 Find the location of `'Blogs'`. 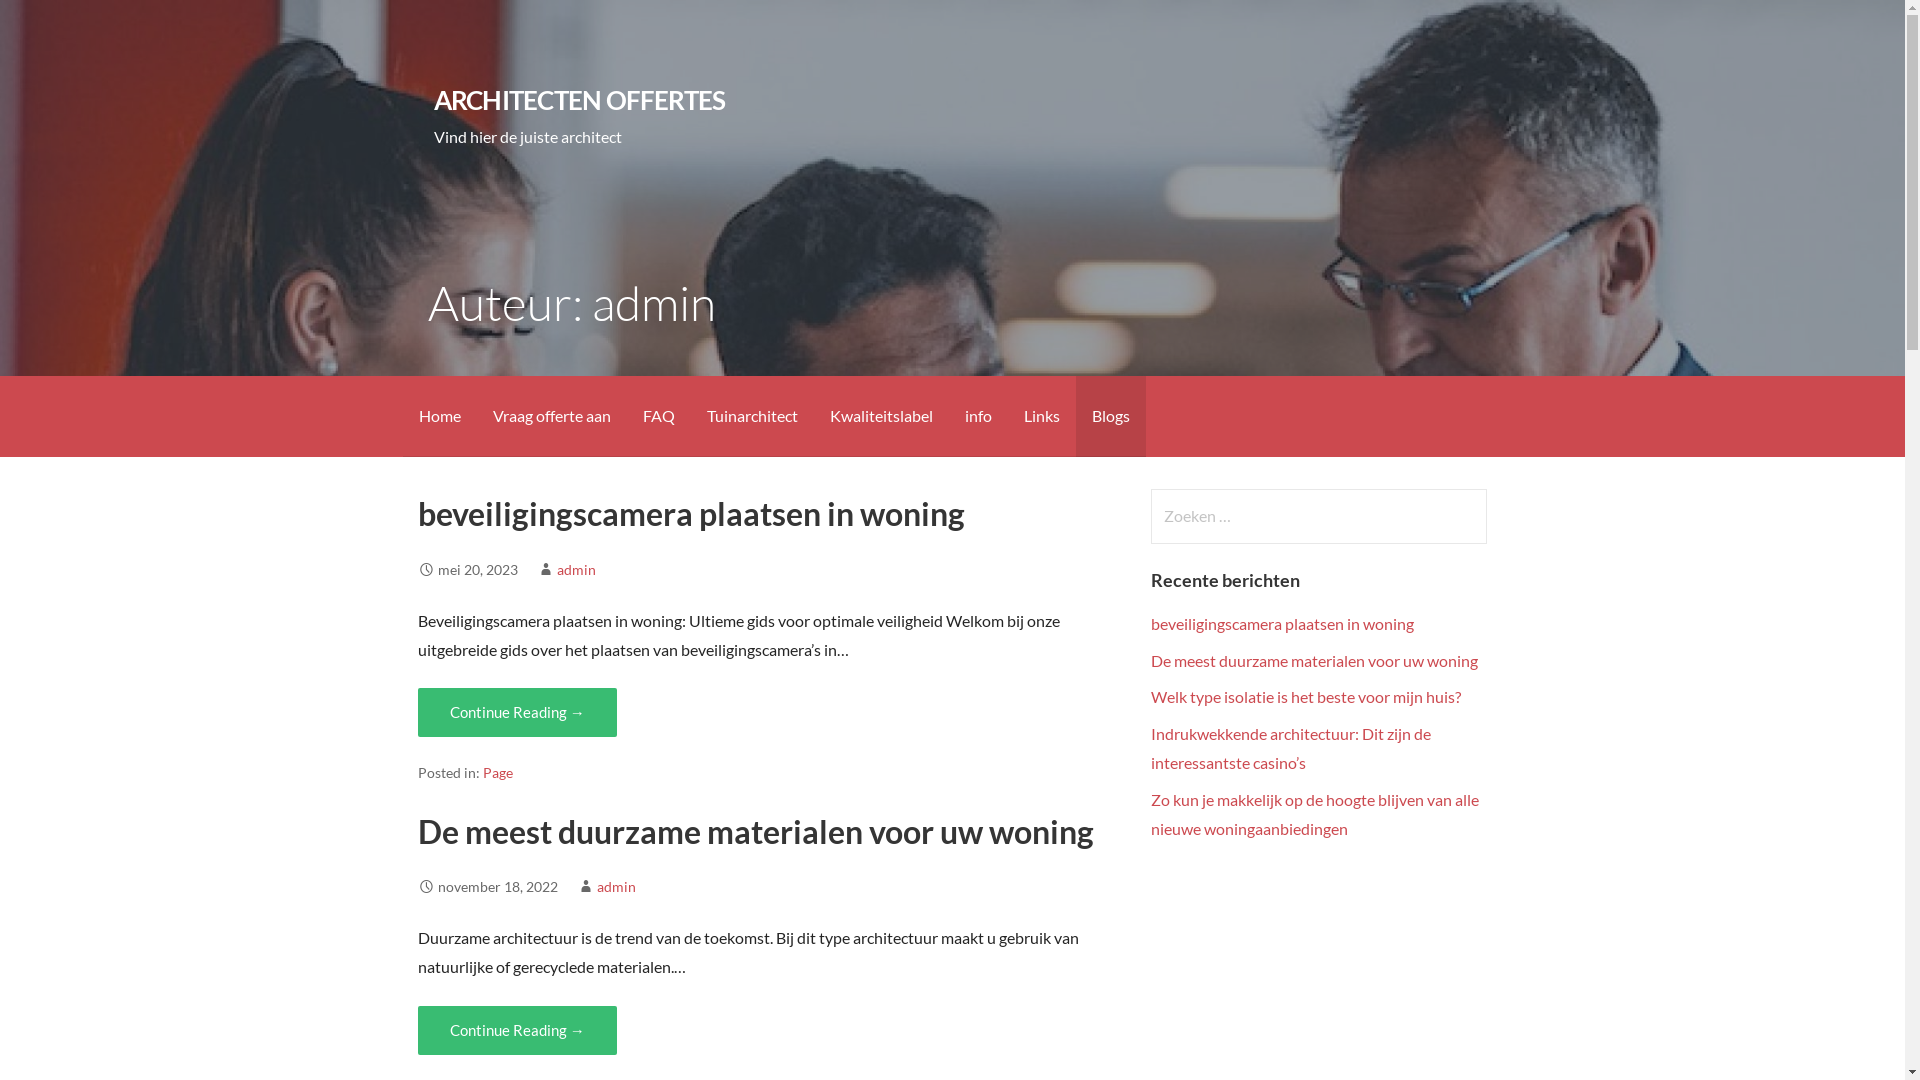

'Blogs' is located at coordinates (1109, 415).